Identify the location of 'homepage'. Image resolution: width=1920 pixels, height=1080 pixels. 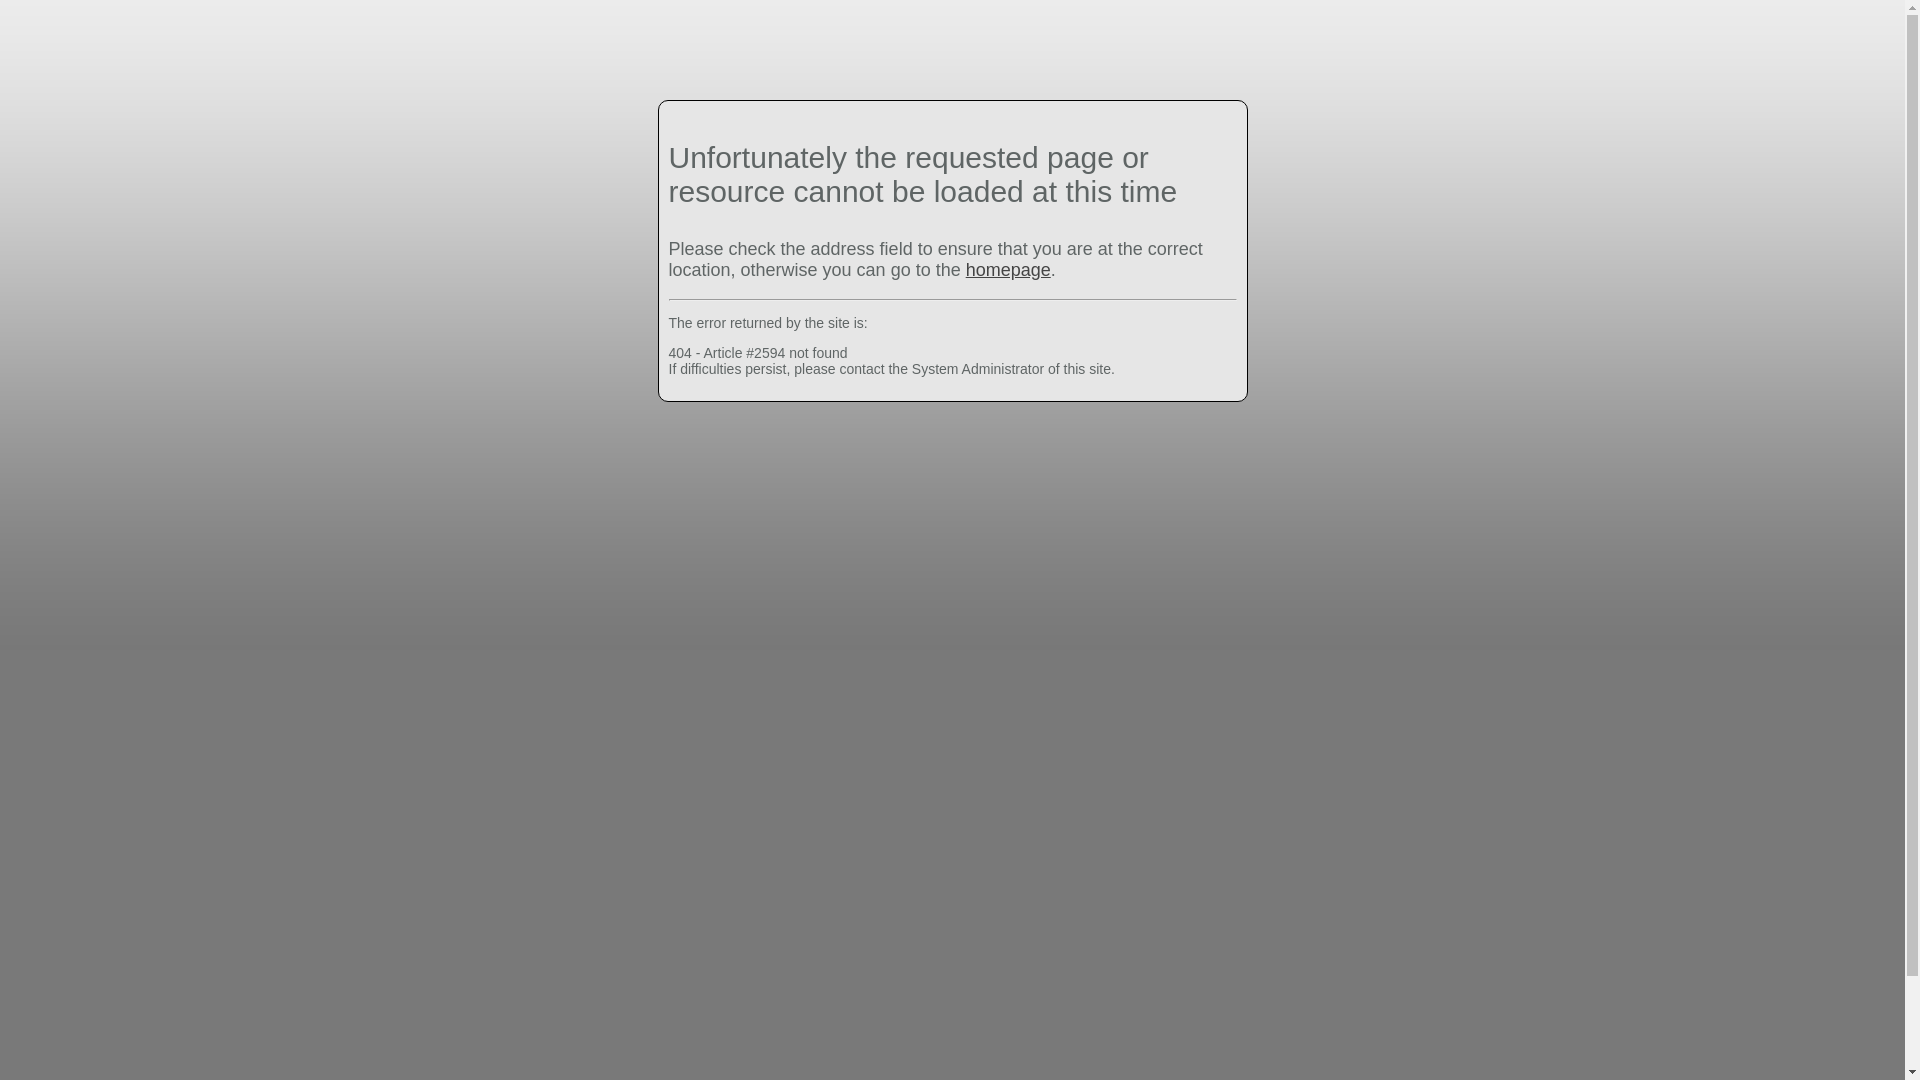
(1008, 270).